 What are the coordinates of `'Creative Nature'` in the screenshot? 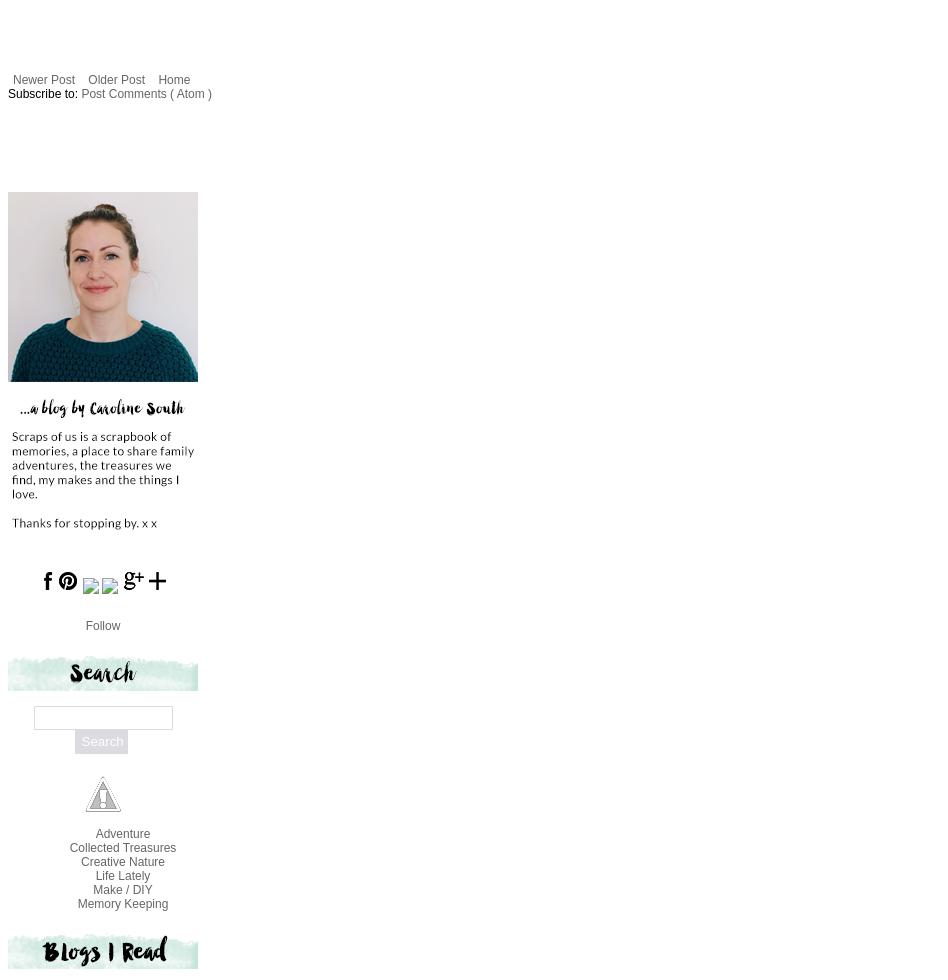 It's located at (121, 861).